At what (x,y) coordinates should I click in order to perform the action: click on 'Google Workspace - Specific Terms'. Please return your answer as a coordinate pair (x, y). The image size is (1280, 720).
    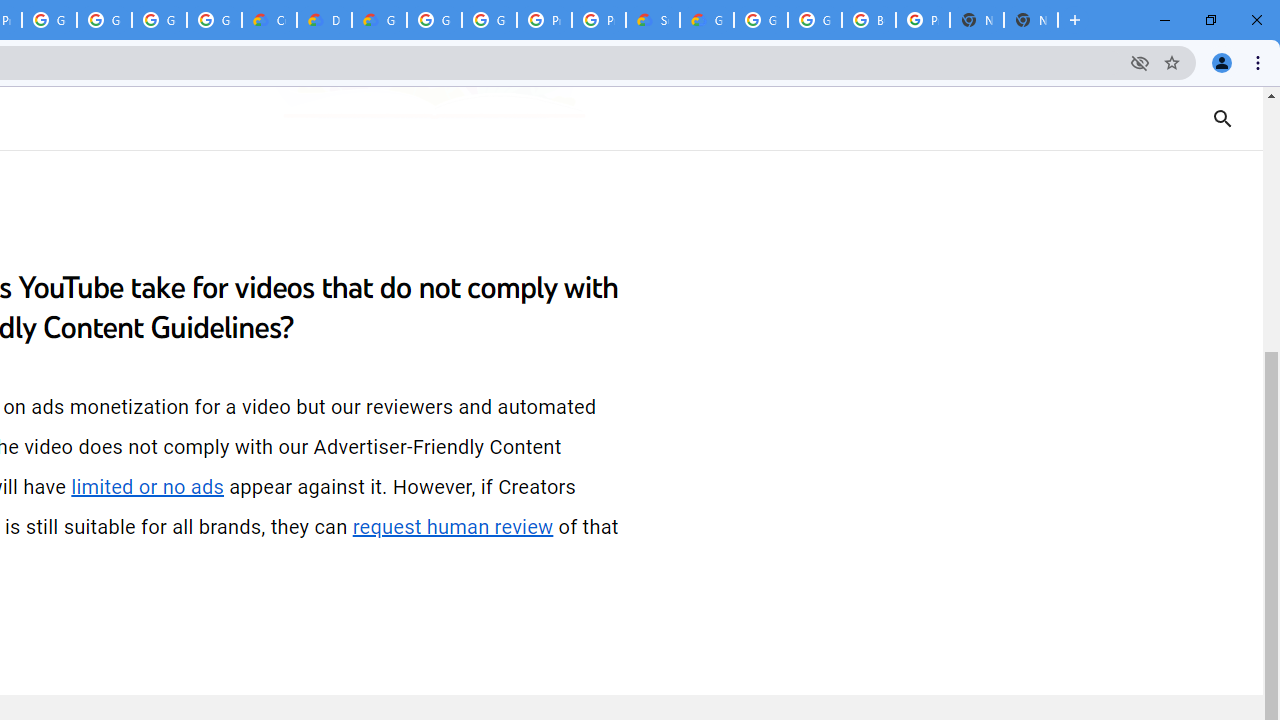
    Looking at the image, I should click on (158, 20).